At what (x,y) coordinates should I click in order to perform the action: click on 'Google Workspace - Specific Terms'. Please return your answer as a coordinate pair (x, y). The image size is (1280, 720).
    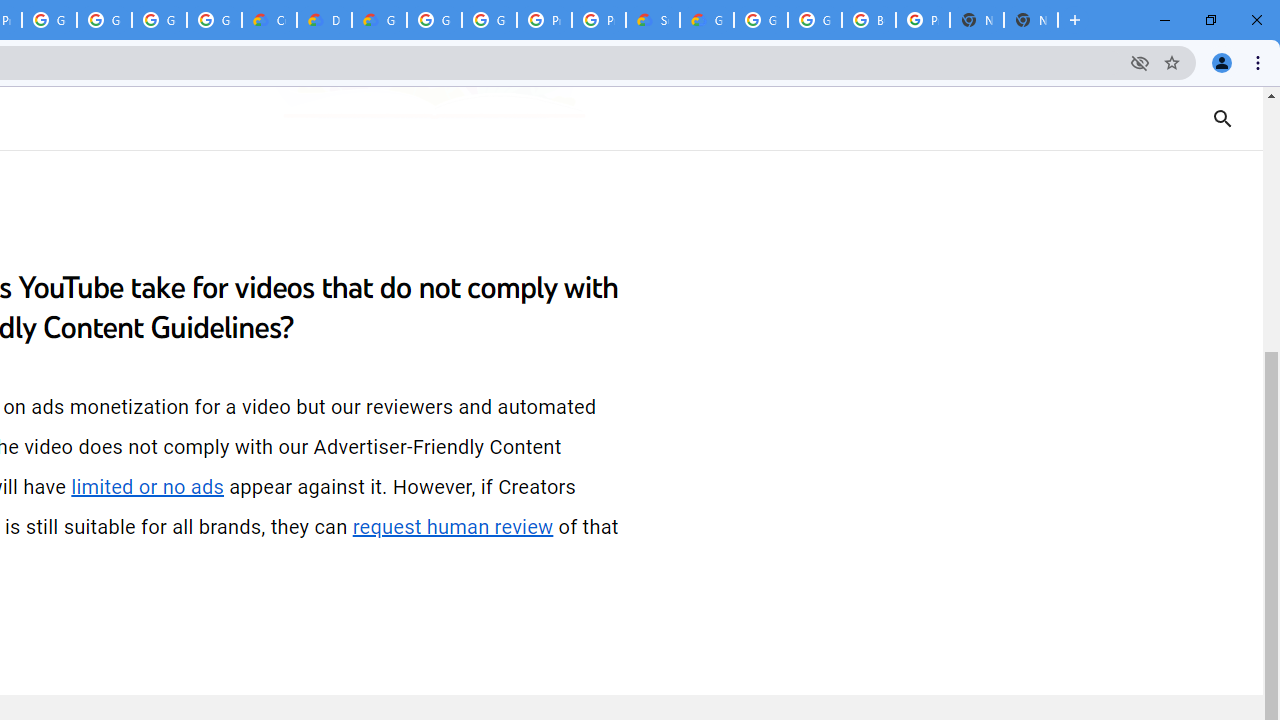
    Looking at the image, I should click on (158, 20).